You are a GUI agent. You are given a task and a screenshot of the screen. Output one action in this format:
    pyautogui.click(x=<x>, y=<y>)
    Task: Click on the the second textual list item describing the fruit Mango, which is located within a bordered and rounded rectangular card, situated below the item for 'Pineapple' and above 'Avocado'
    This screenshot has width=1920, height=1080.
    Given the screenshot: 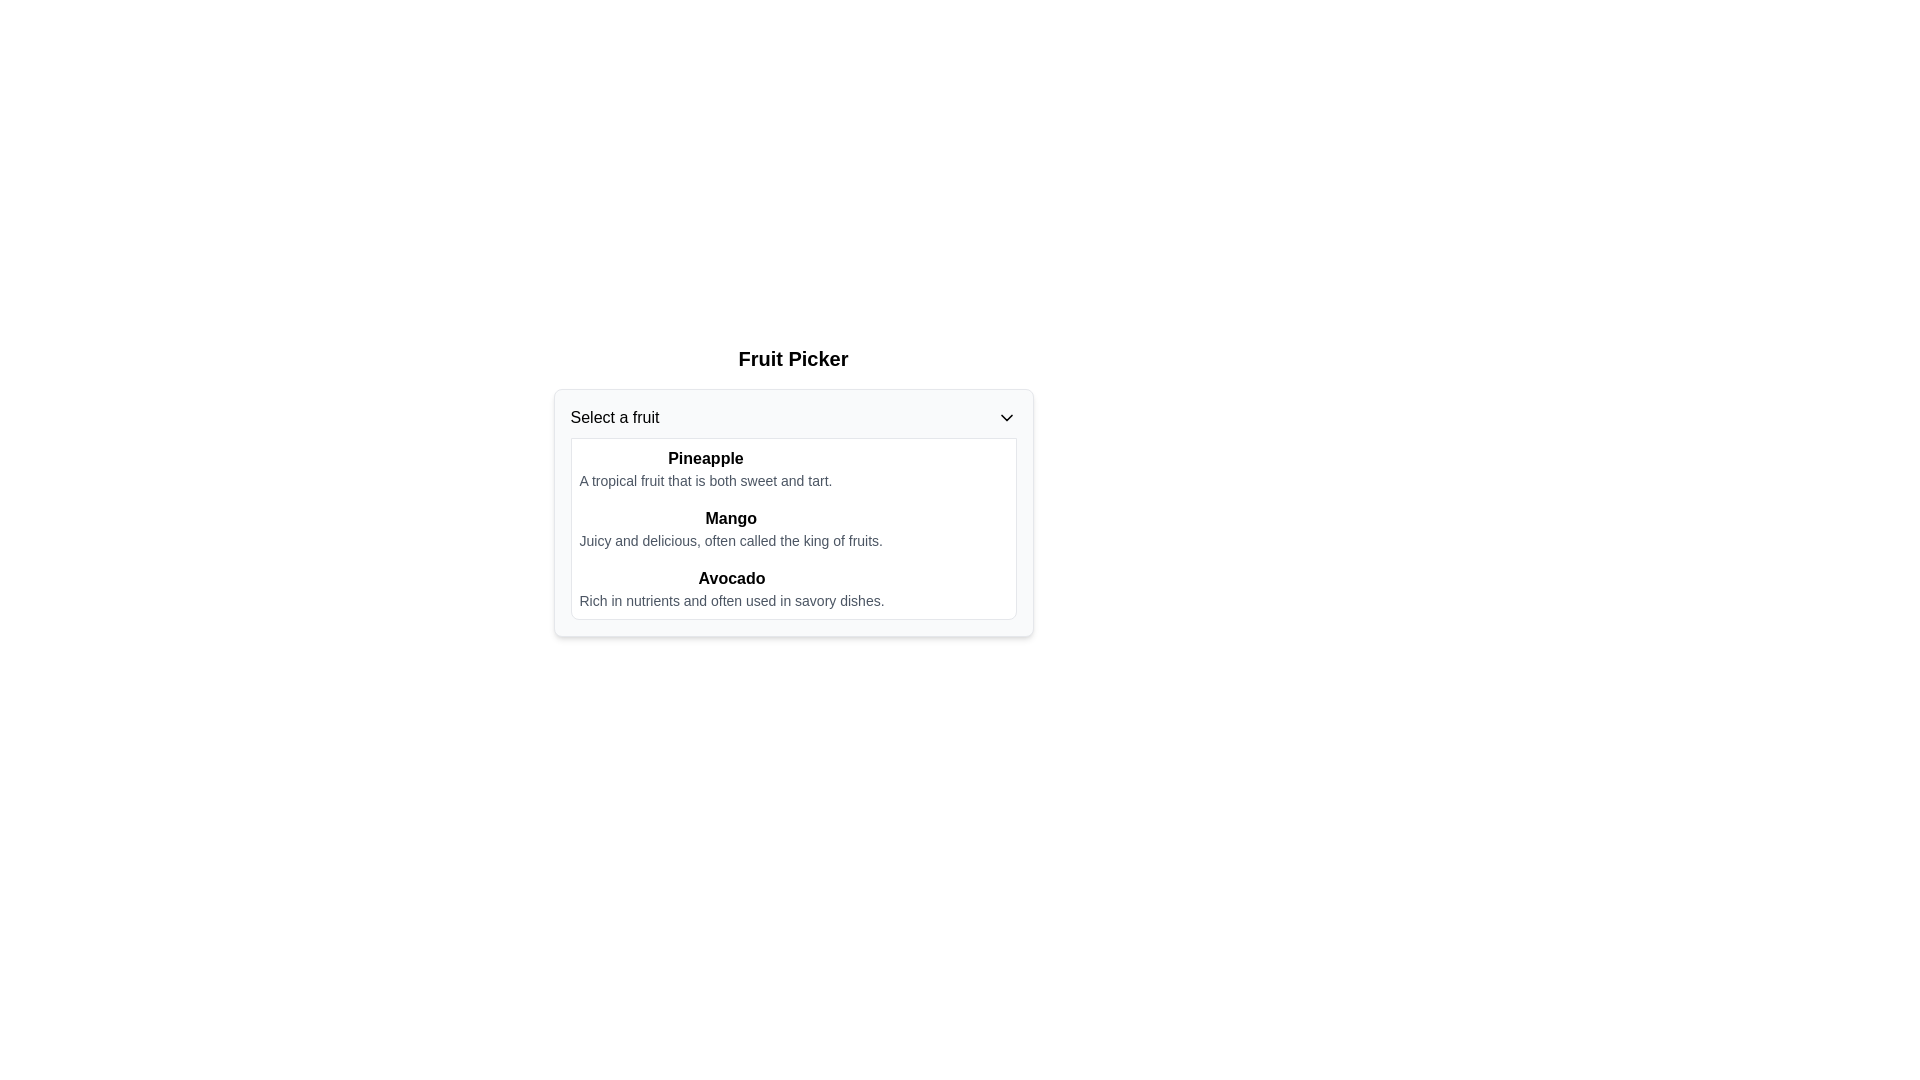 What is the action you would take?
    pyautogui.click(x=792, y=527)
    